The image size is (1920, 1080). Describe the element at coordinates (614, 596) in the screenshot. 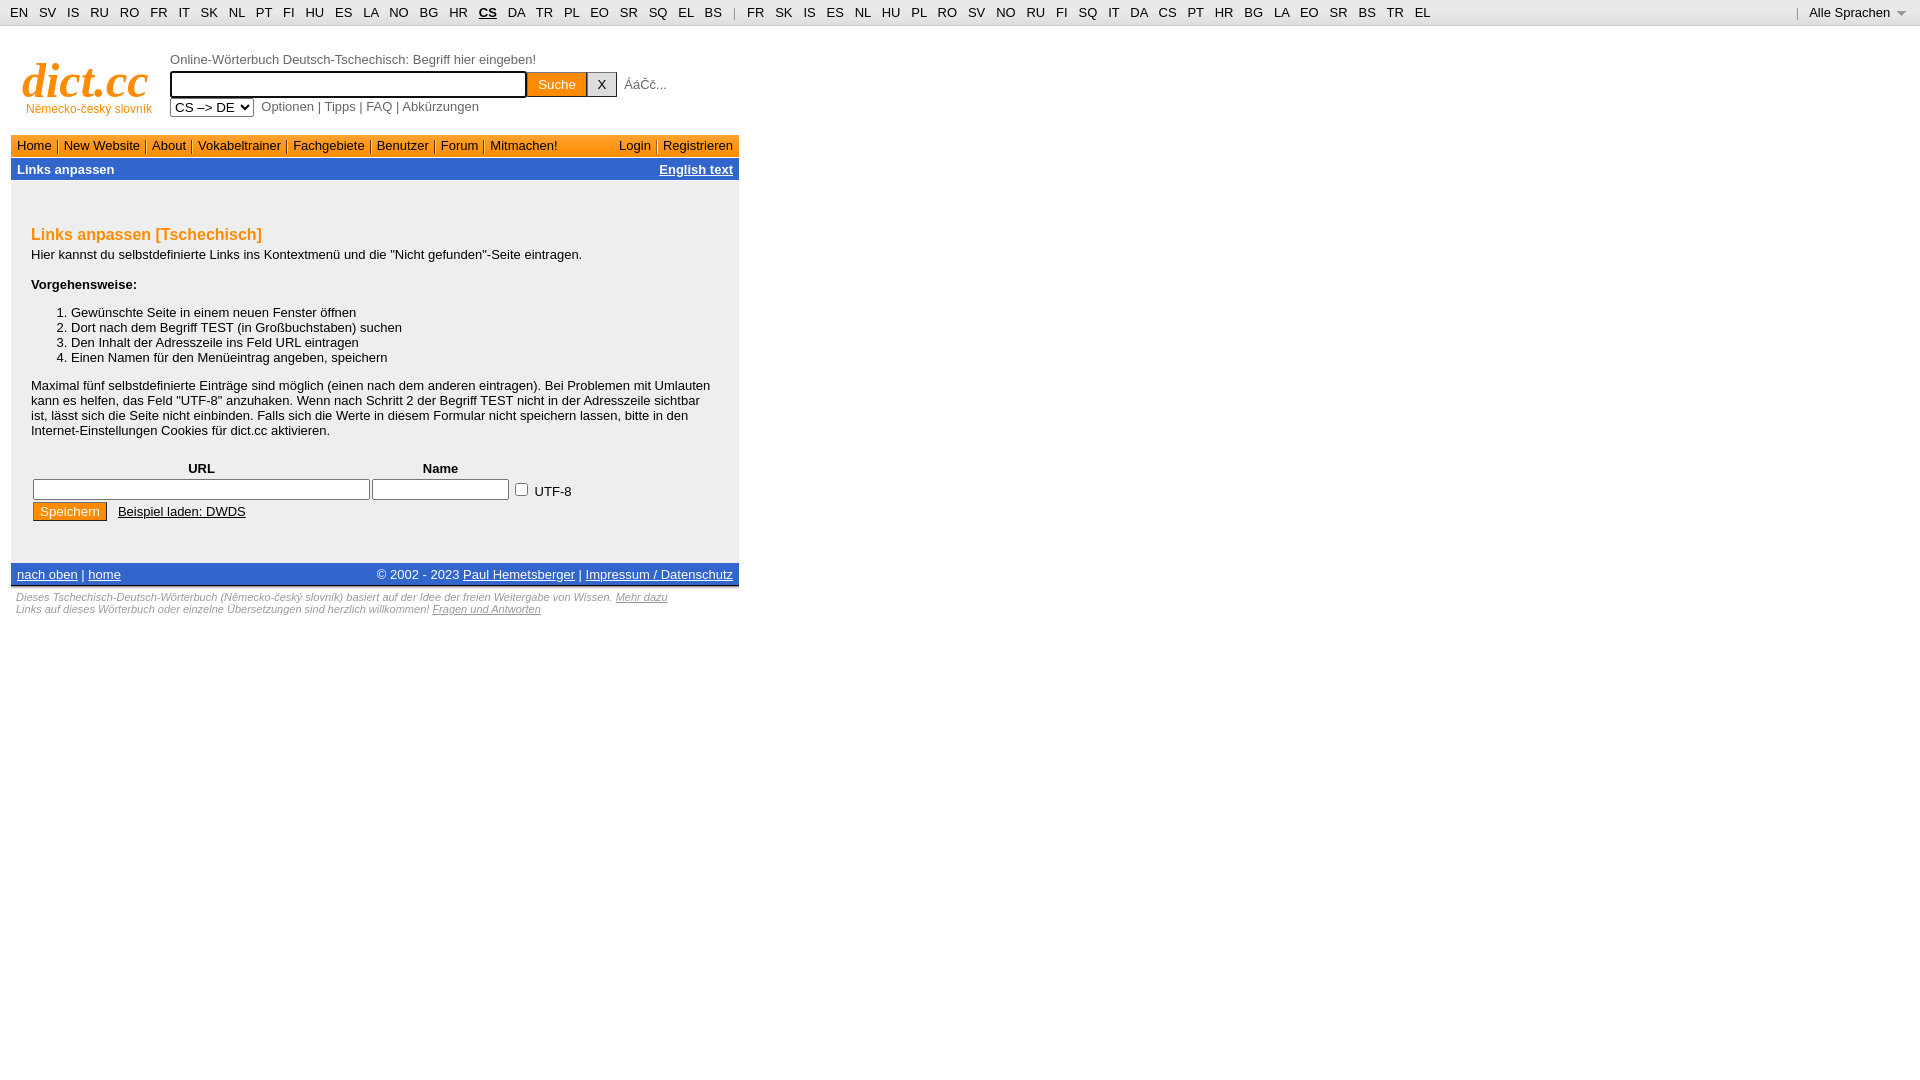

I see `'Mehr dazu'` at that location.